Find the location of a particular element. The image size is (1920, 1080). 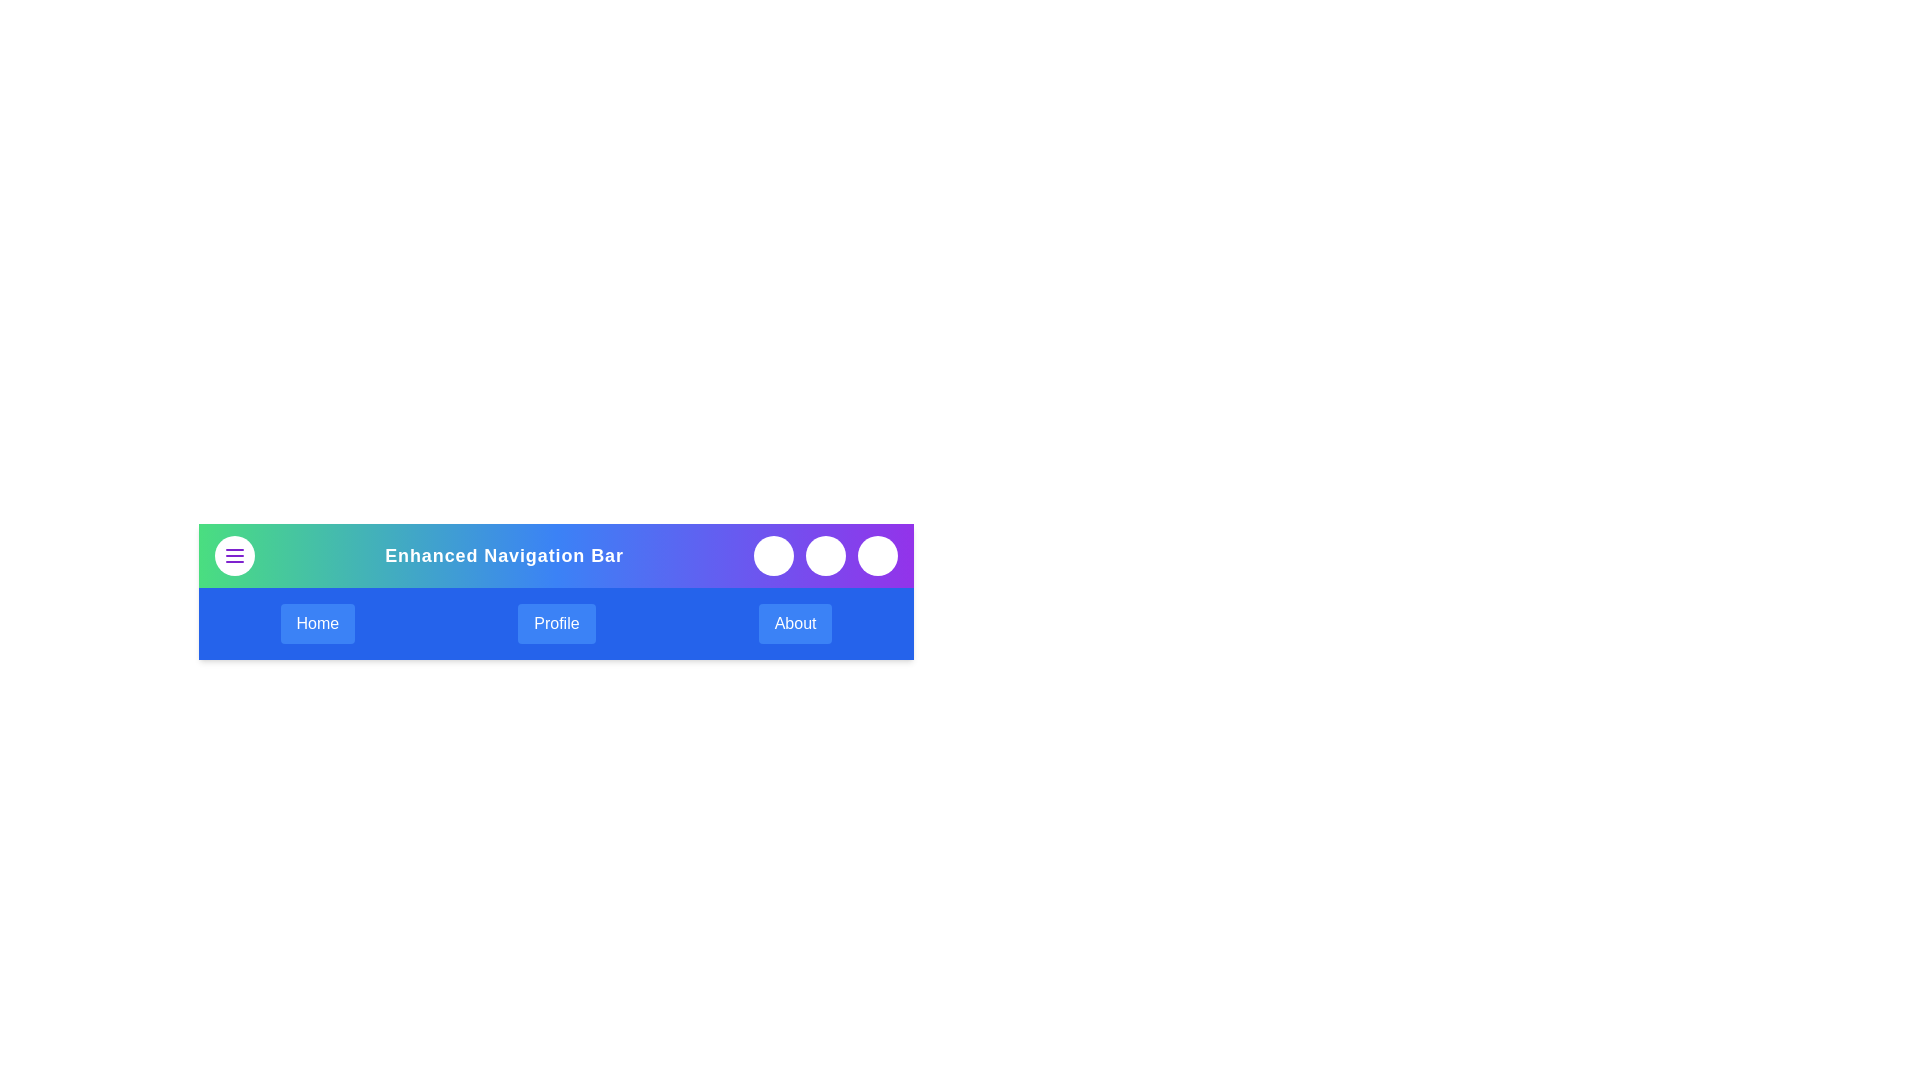

the button labeled Home to observe its hover effect is located at coordinates (316, 623).